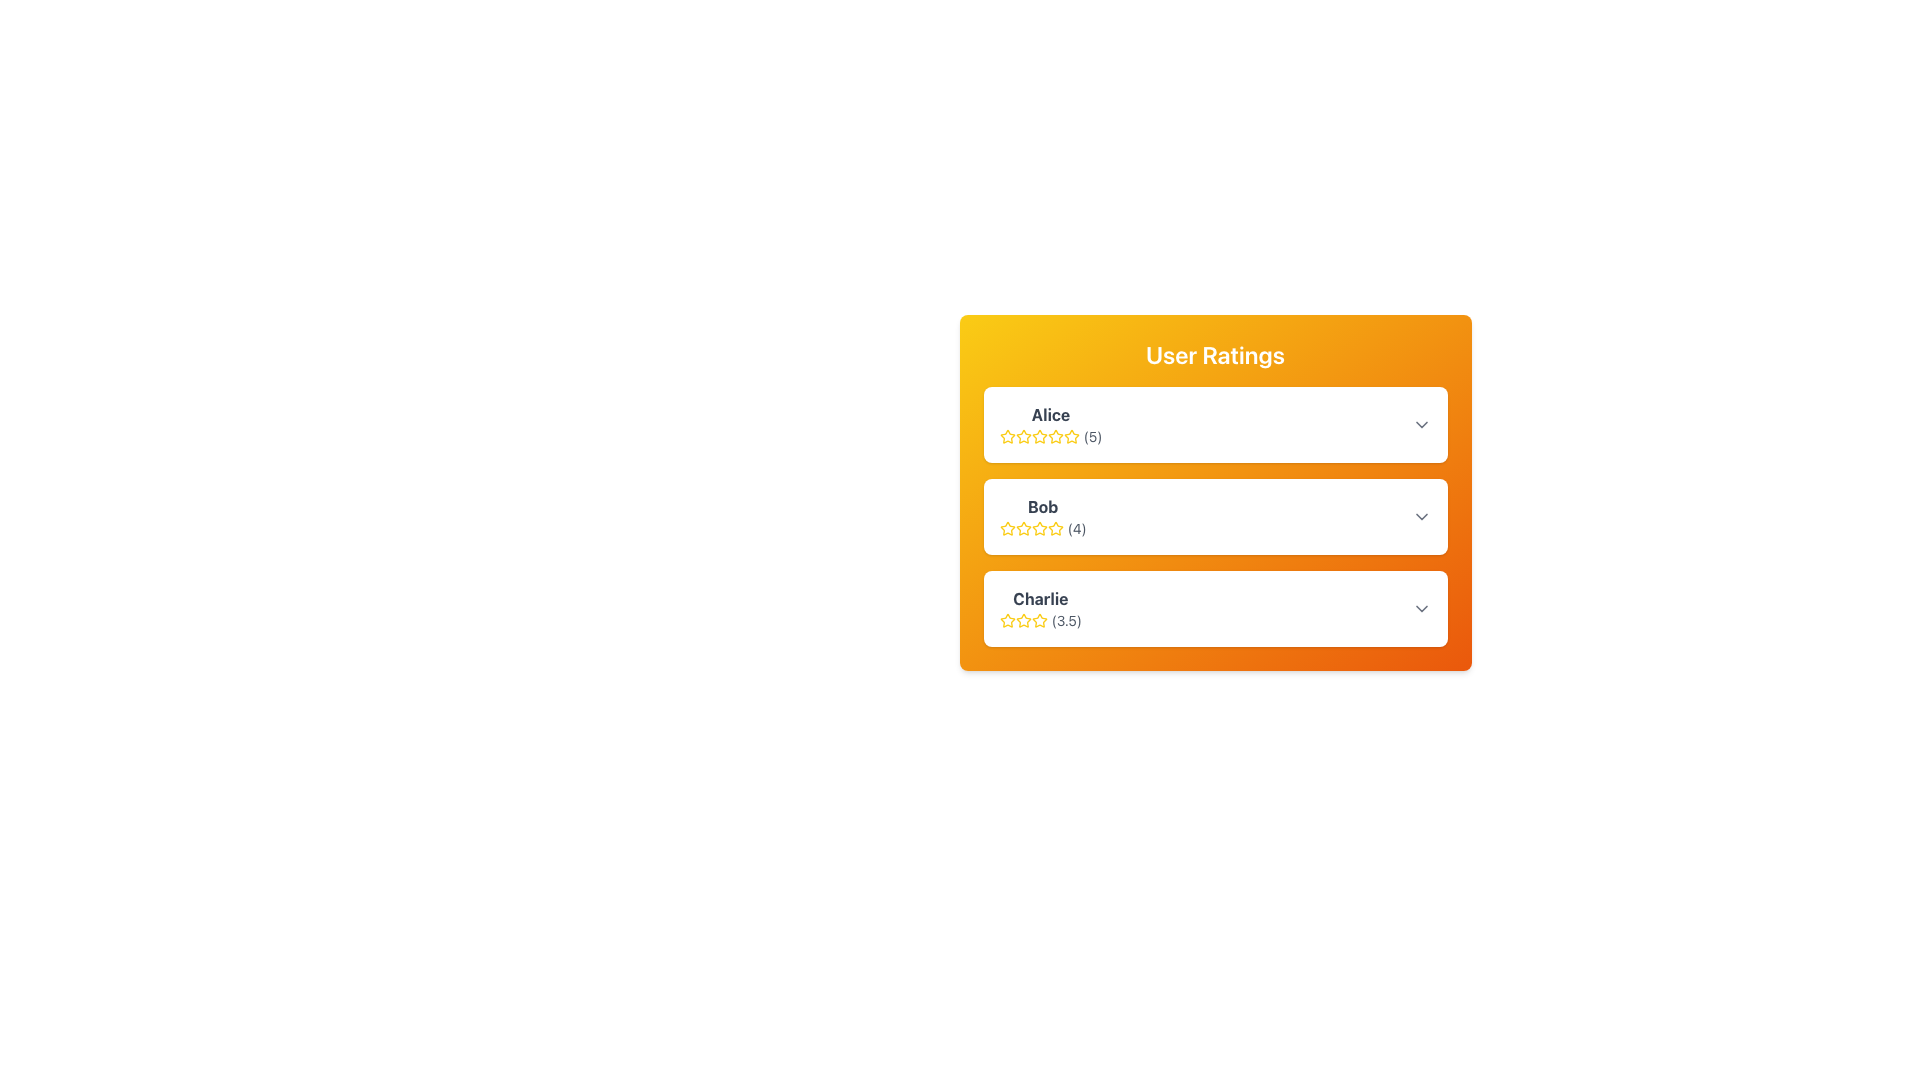  I want to click on the yellow star icon in the rating system for user 'Charlie', so click(1007, 620).